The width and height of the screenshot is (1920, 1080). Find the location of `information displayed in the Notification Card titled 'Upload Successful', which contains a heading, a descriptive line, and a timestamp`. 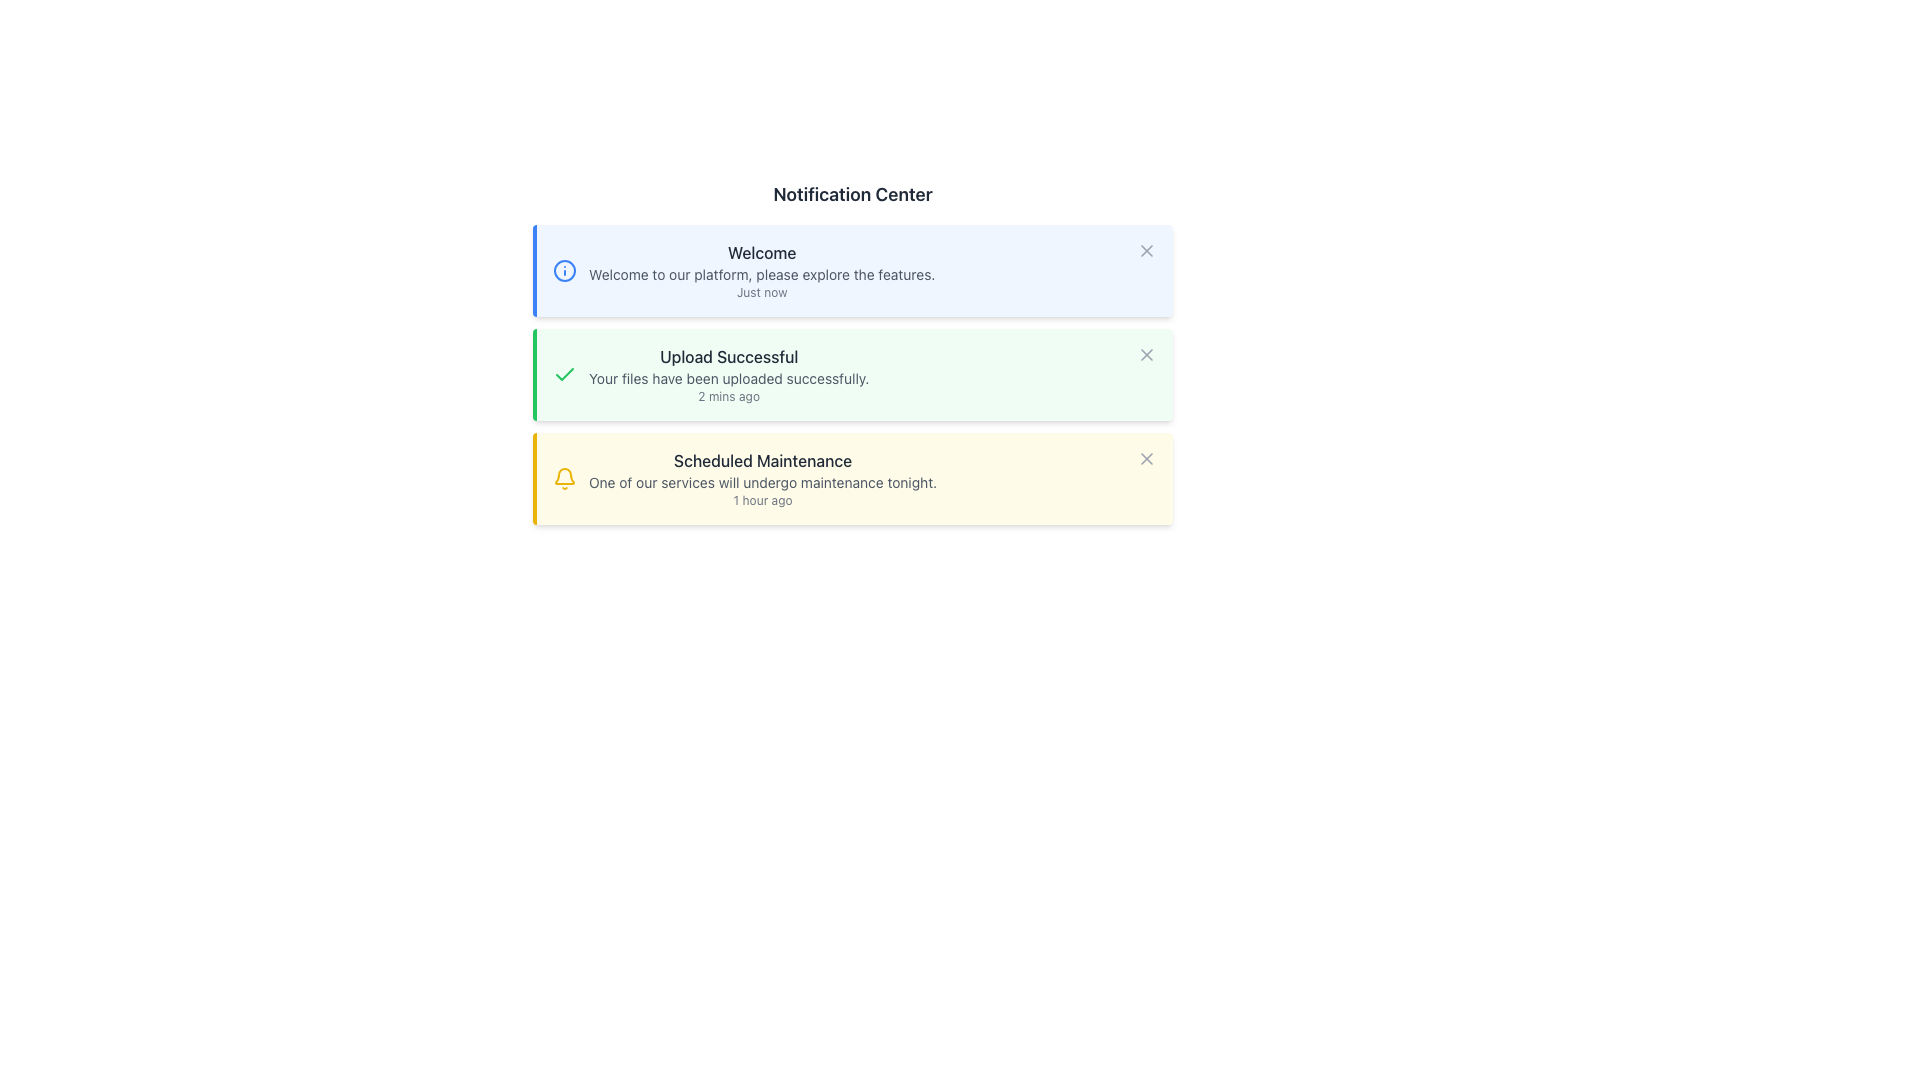

information displayed in the Notification Card titled 'Upload Successful', which contains a heading, a descriptive line, and a timestamp is located at coordinates (728, 374).